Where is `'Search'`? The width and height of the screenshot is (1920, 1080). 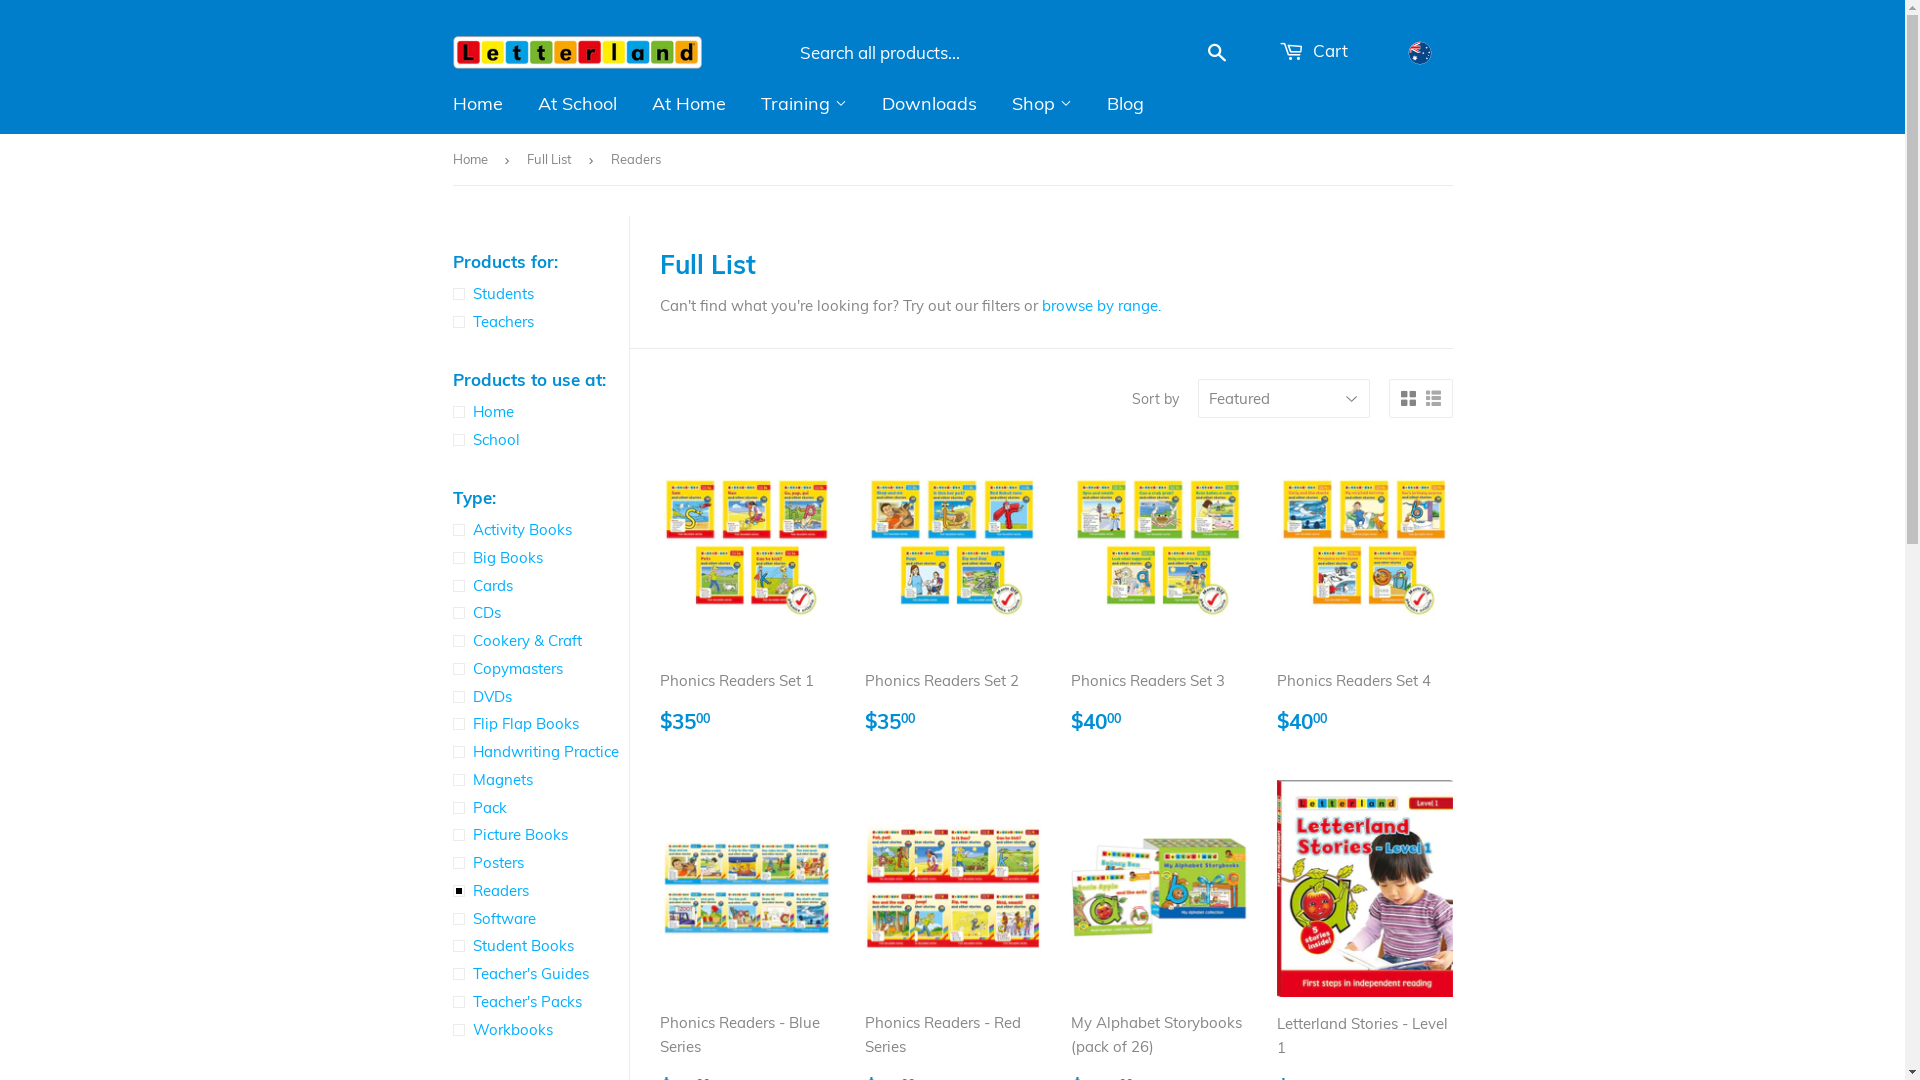 'Search' is located at coordinates (1216, 52).